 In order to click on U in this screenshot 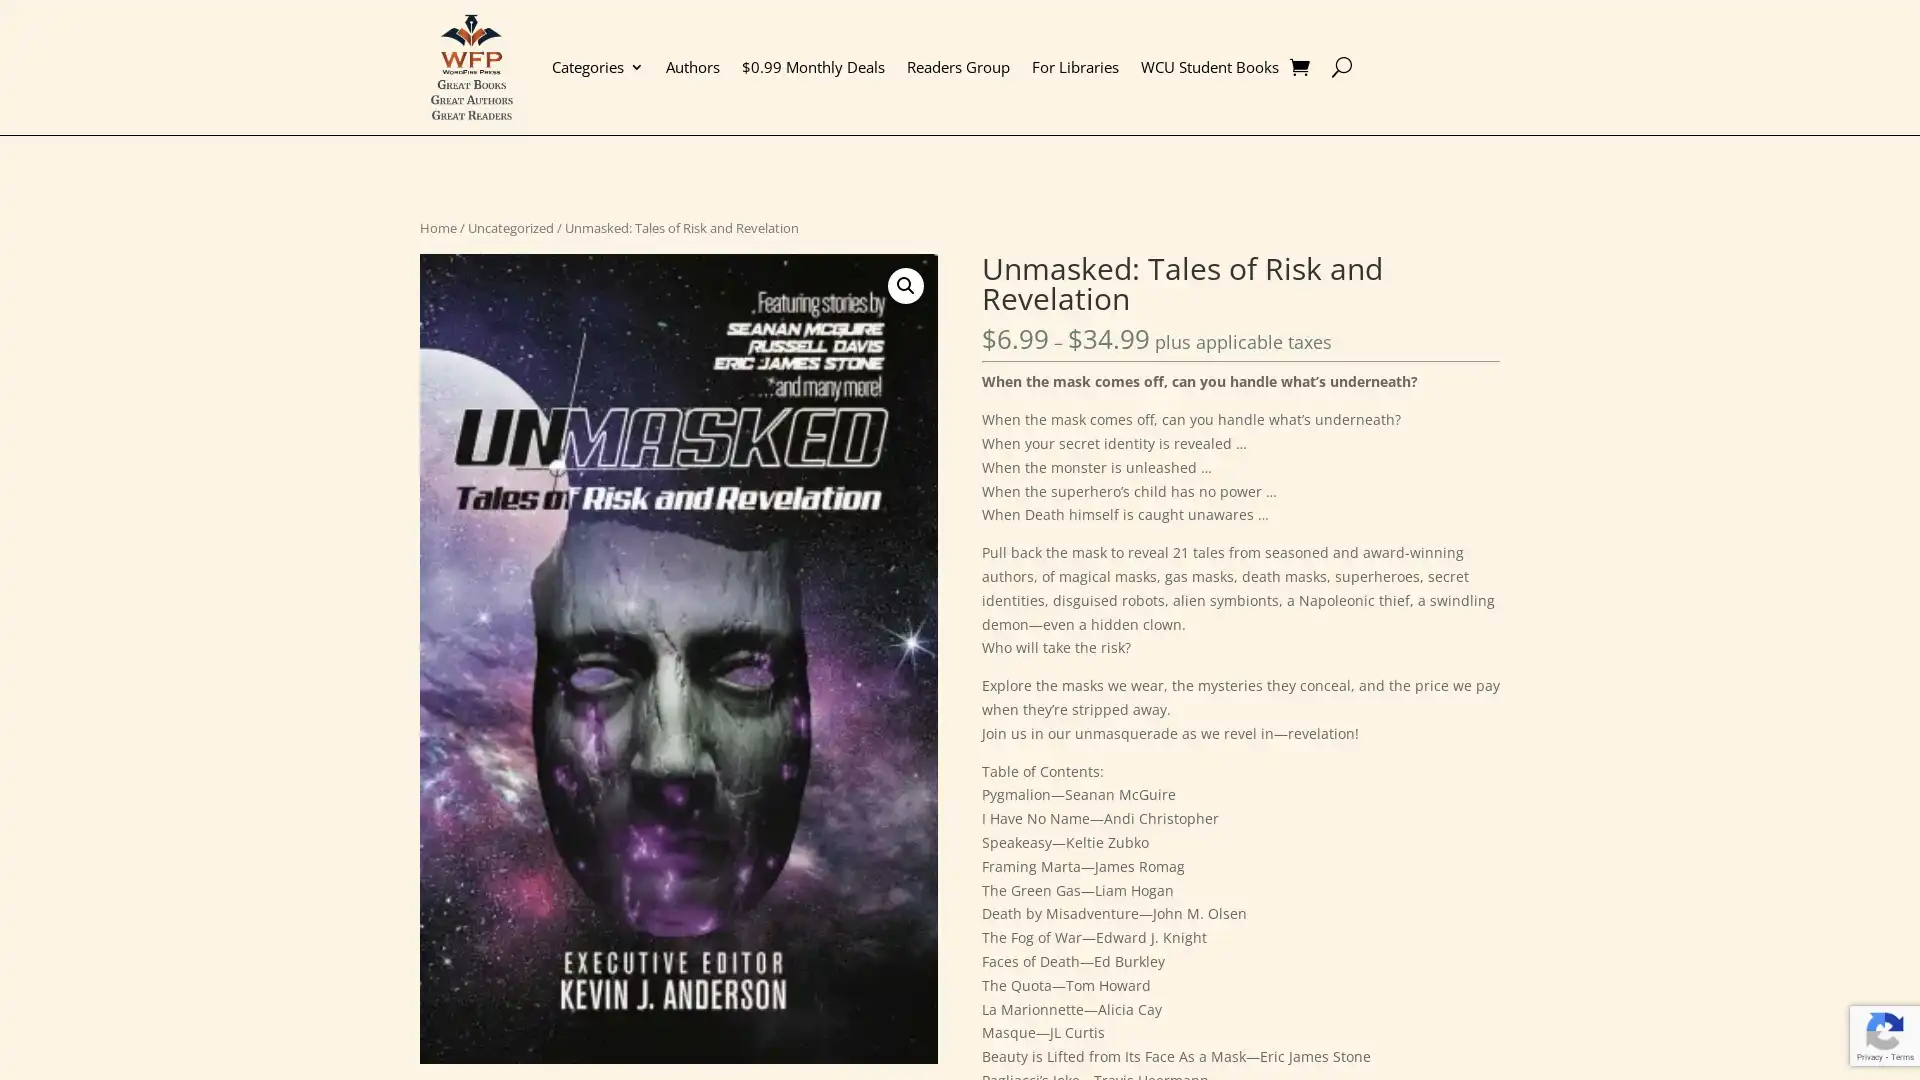, I will do `click(1340, 65)`.